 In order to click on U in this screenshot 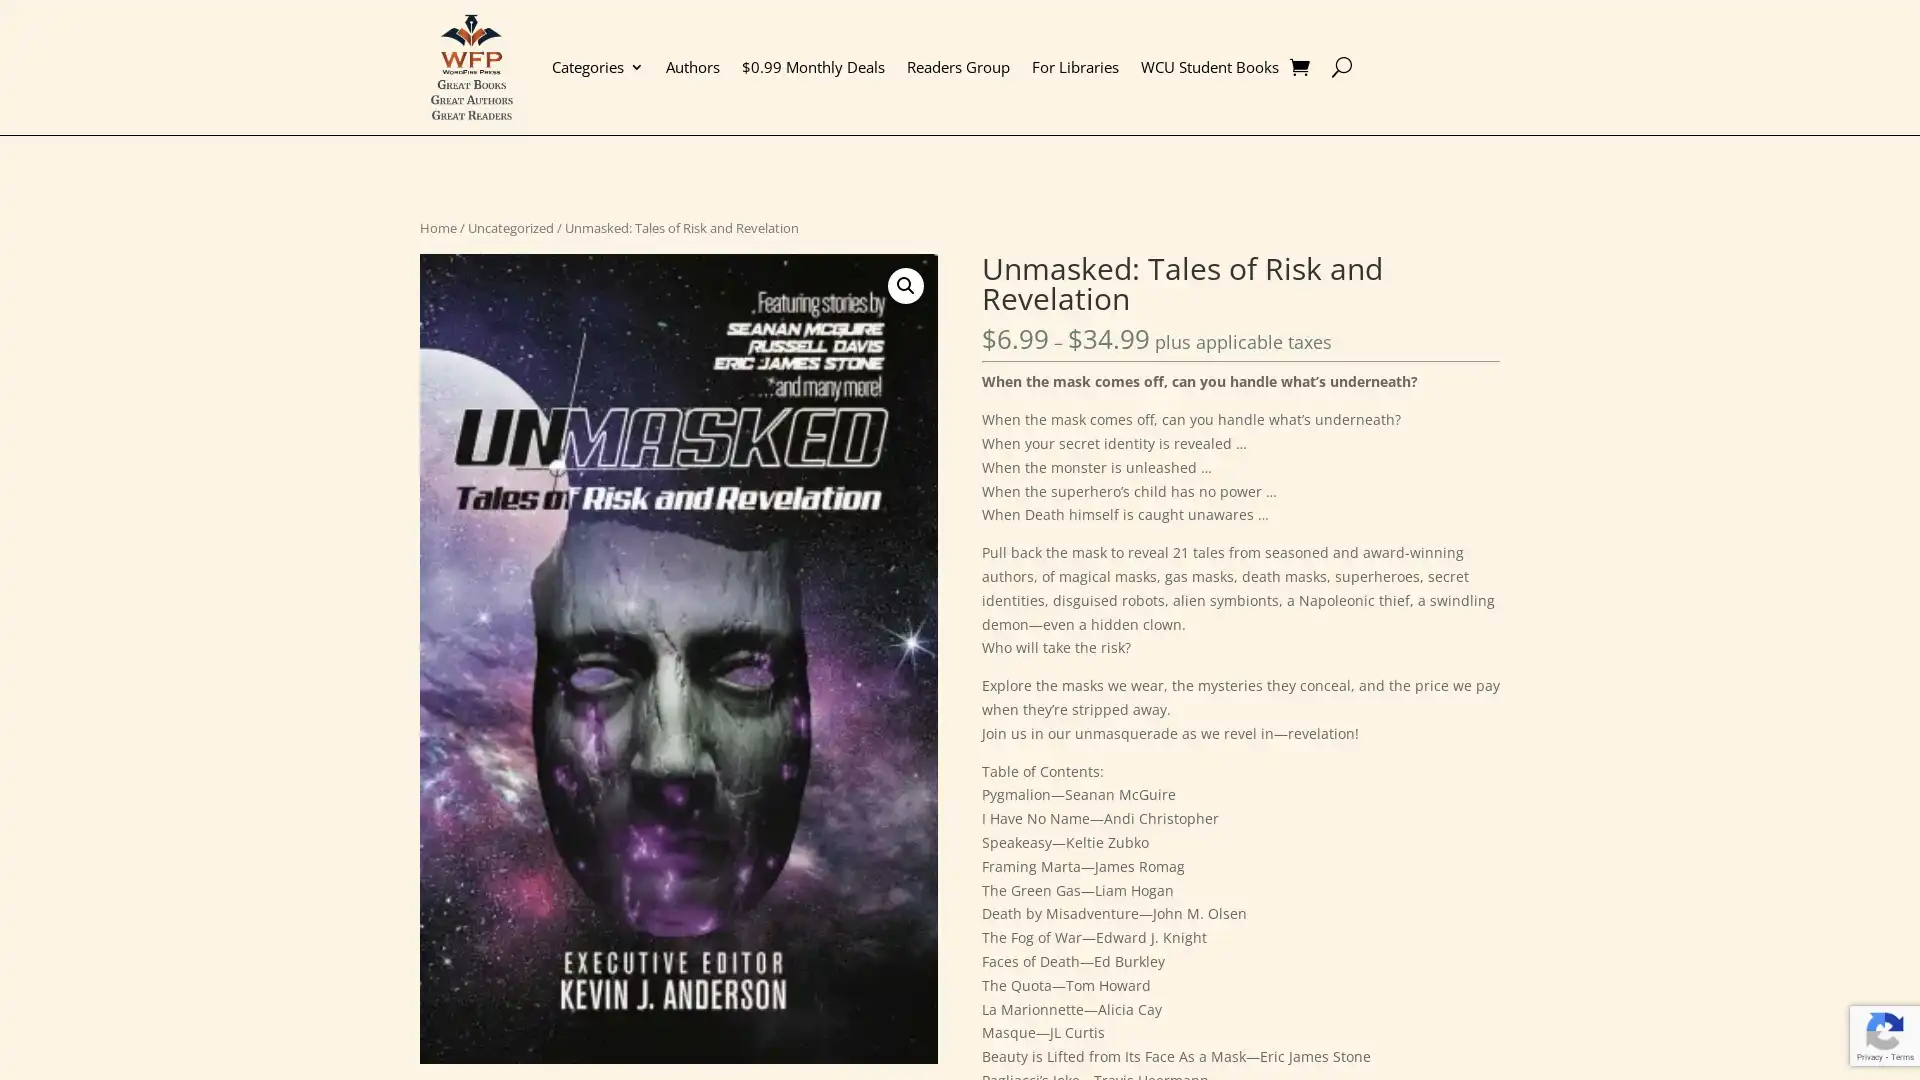, I will do `click(1340, 65)`.